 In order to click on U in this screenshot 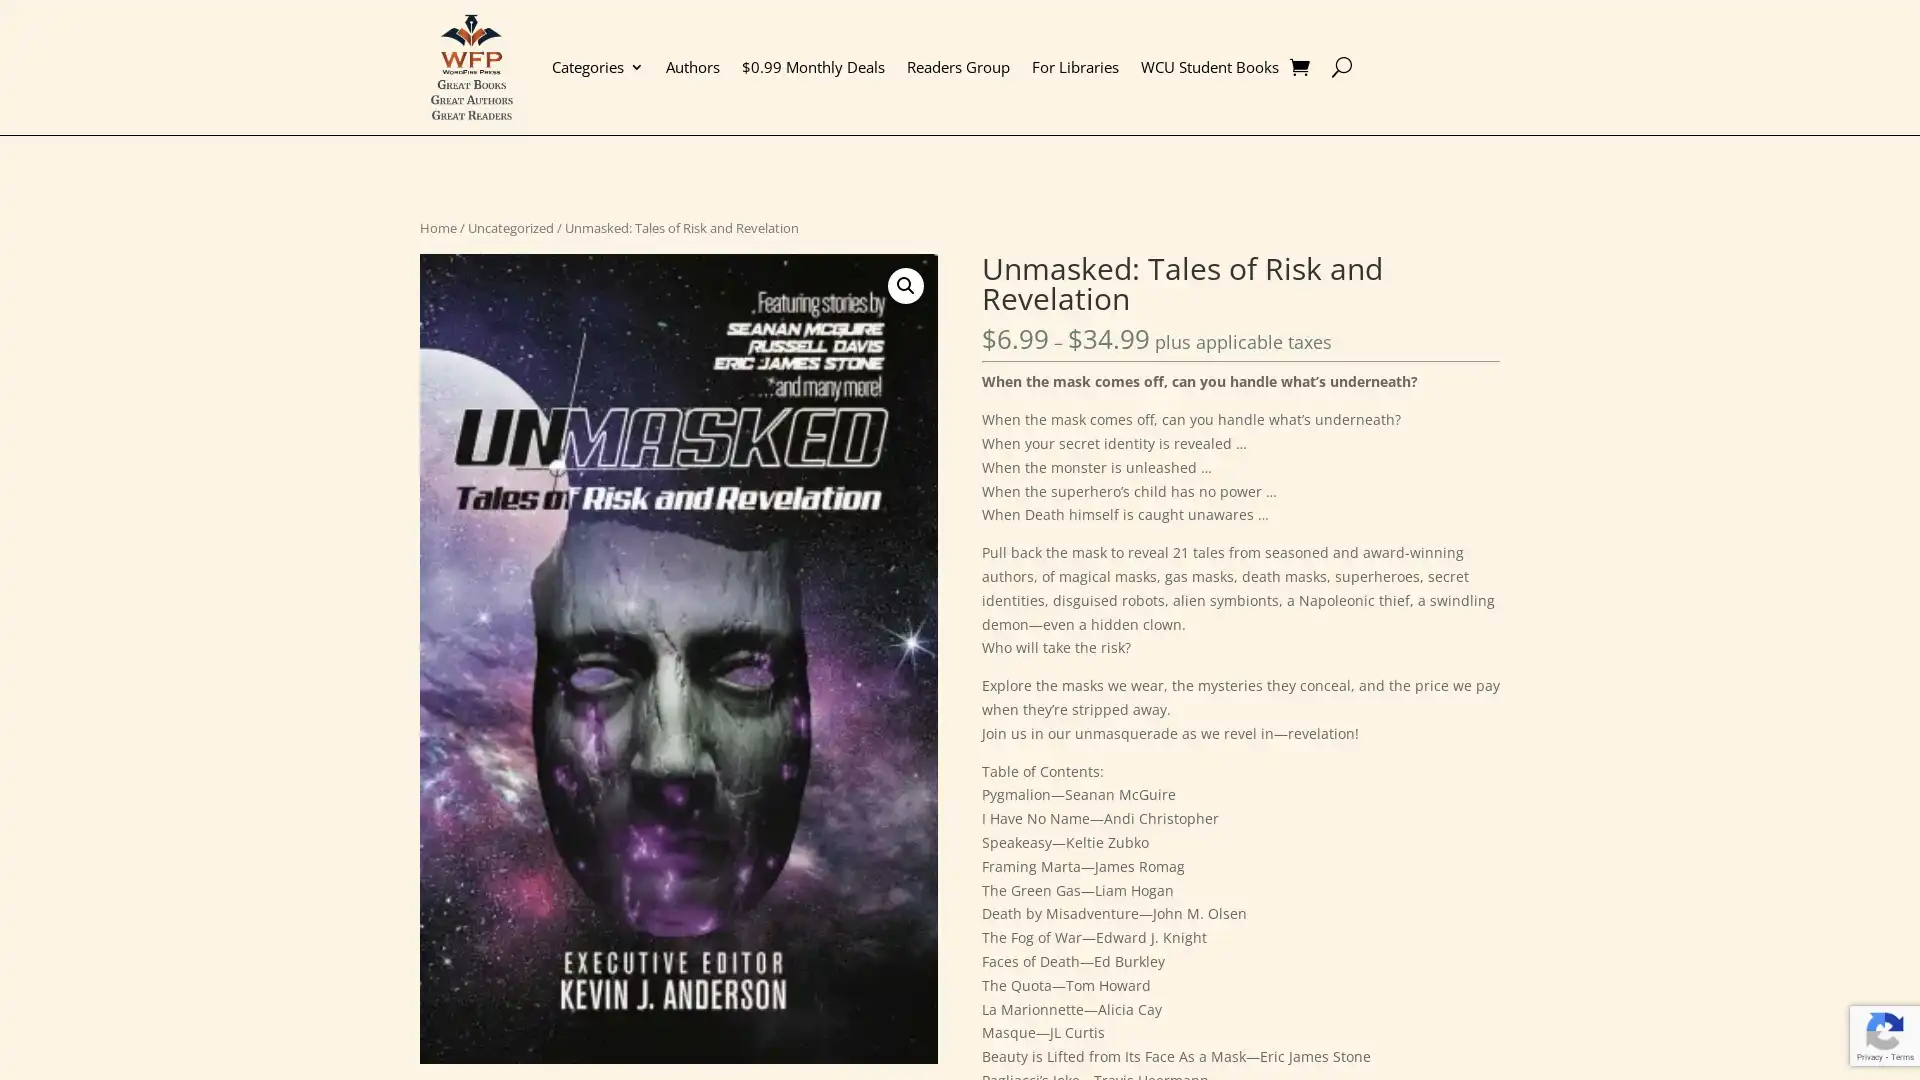, I will do `click(1340, 65)`.